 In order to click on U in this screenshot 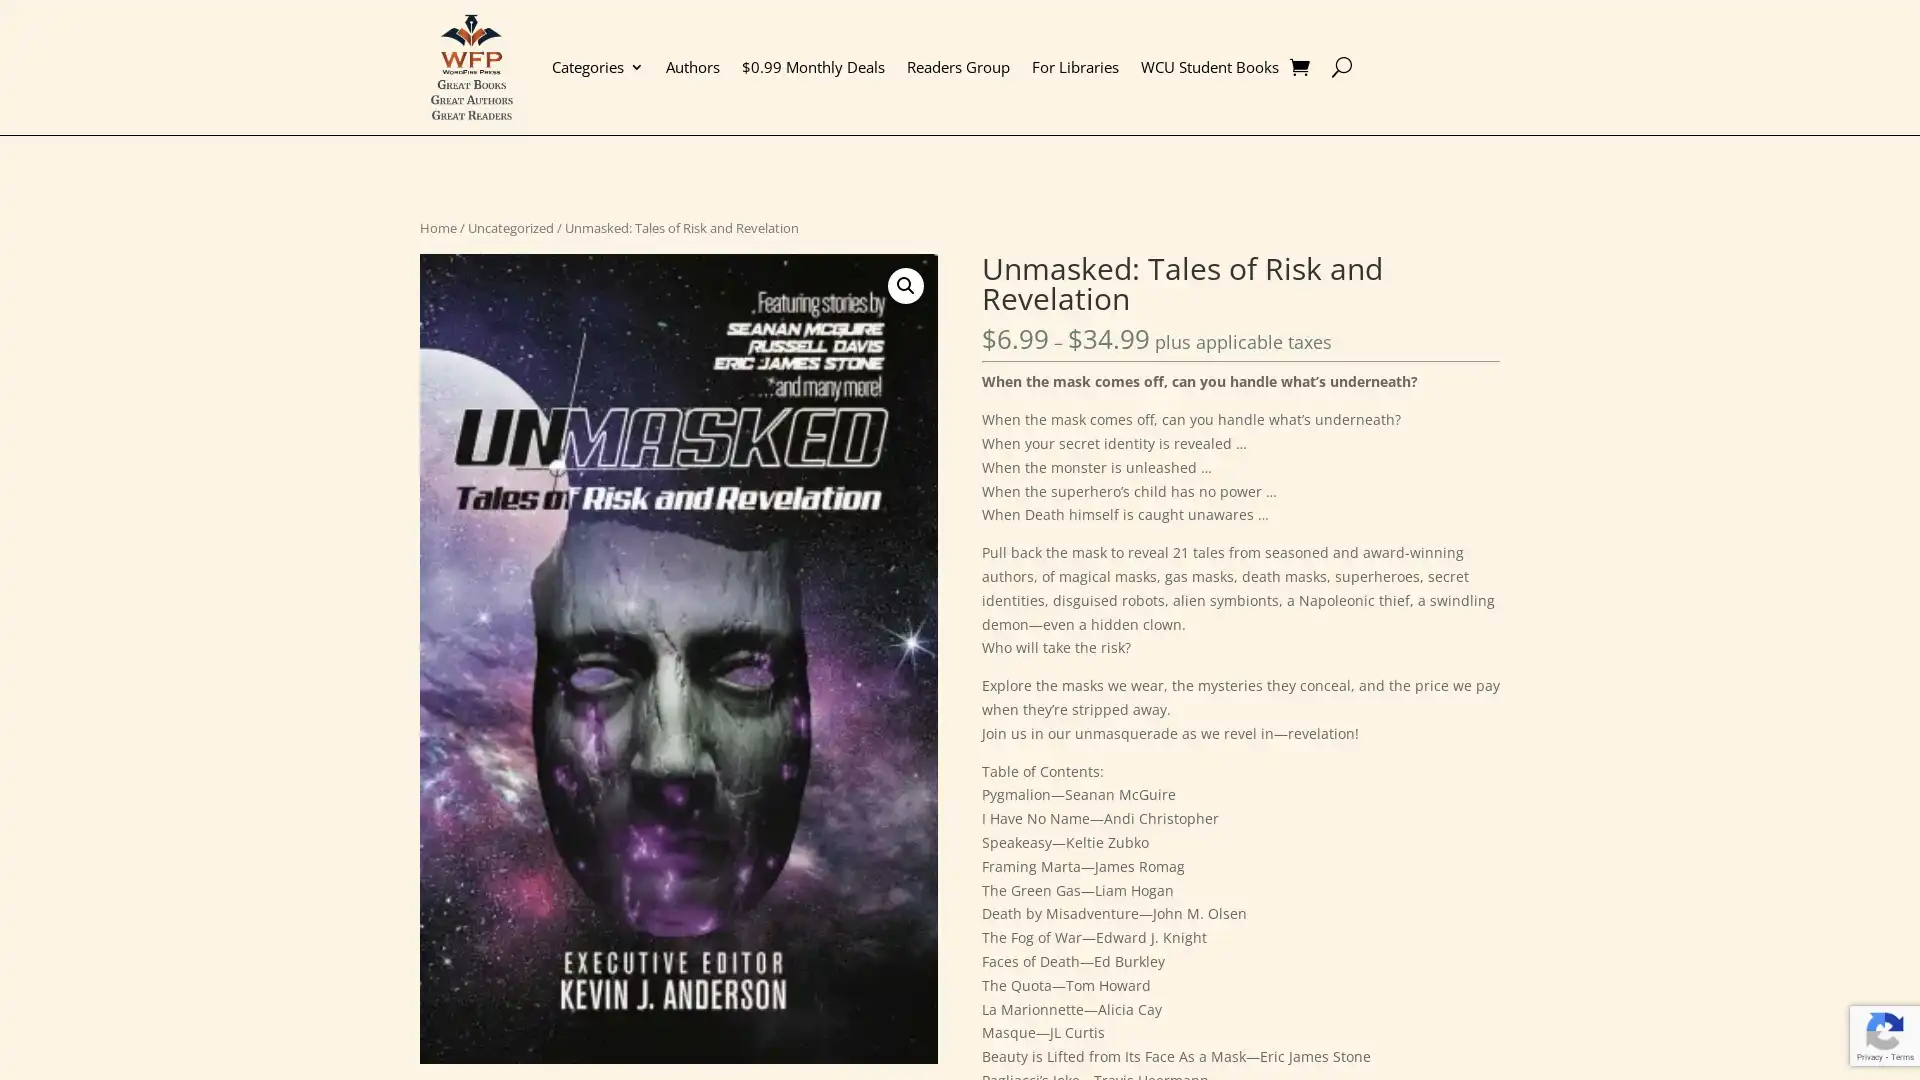, I will do `click(1340, 65)`.